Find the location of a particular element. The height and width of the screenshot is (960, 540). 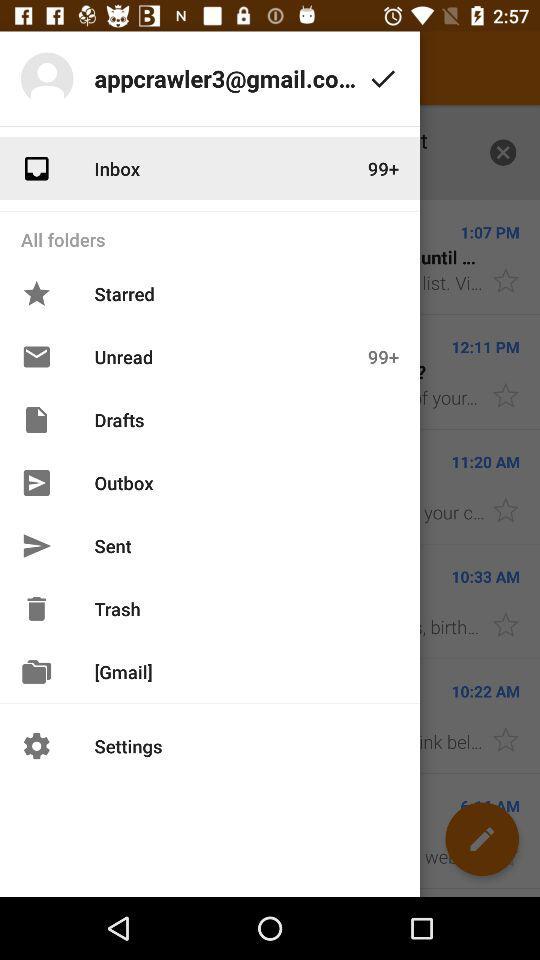

the edit icon is located at coordinates (481, 839).